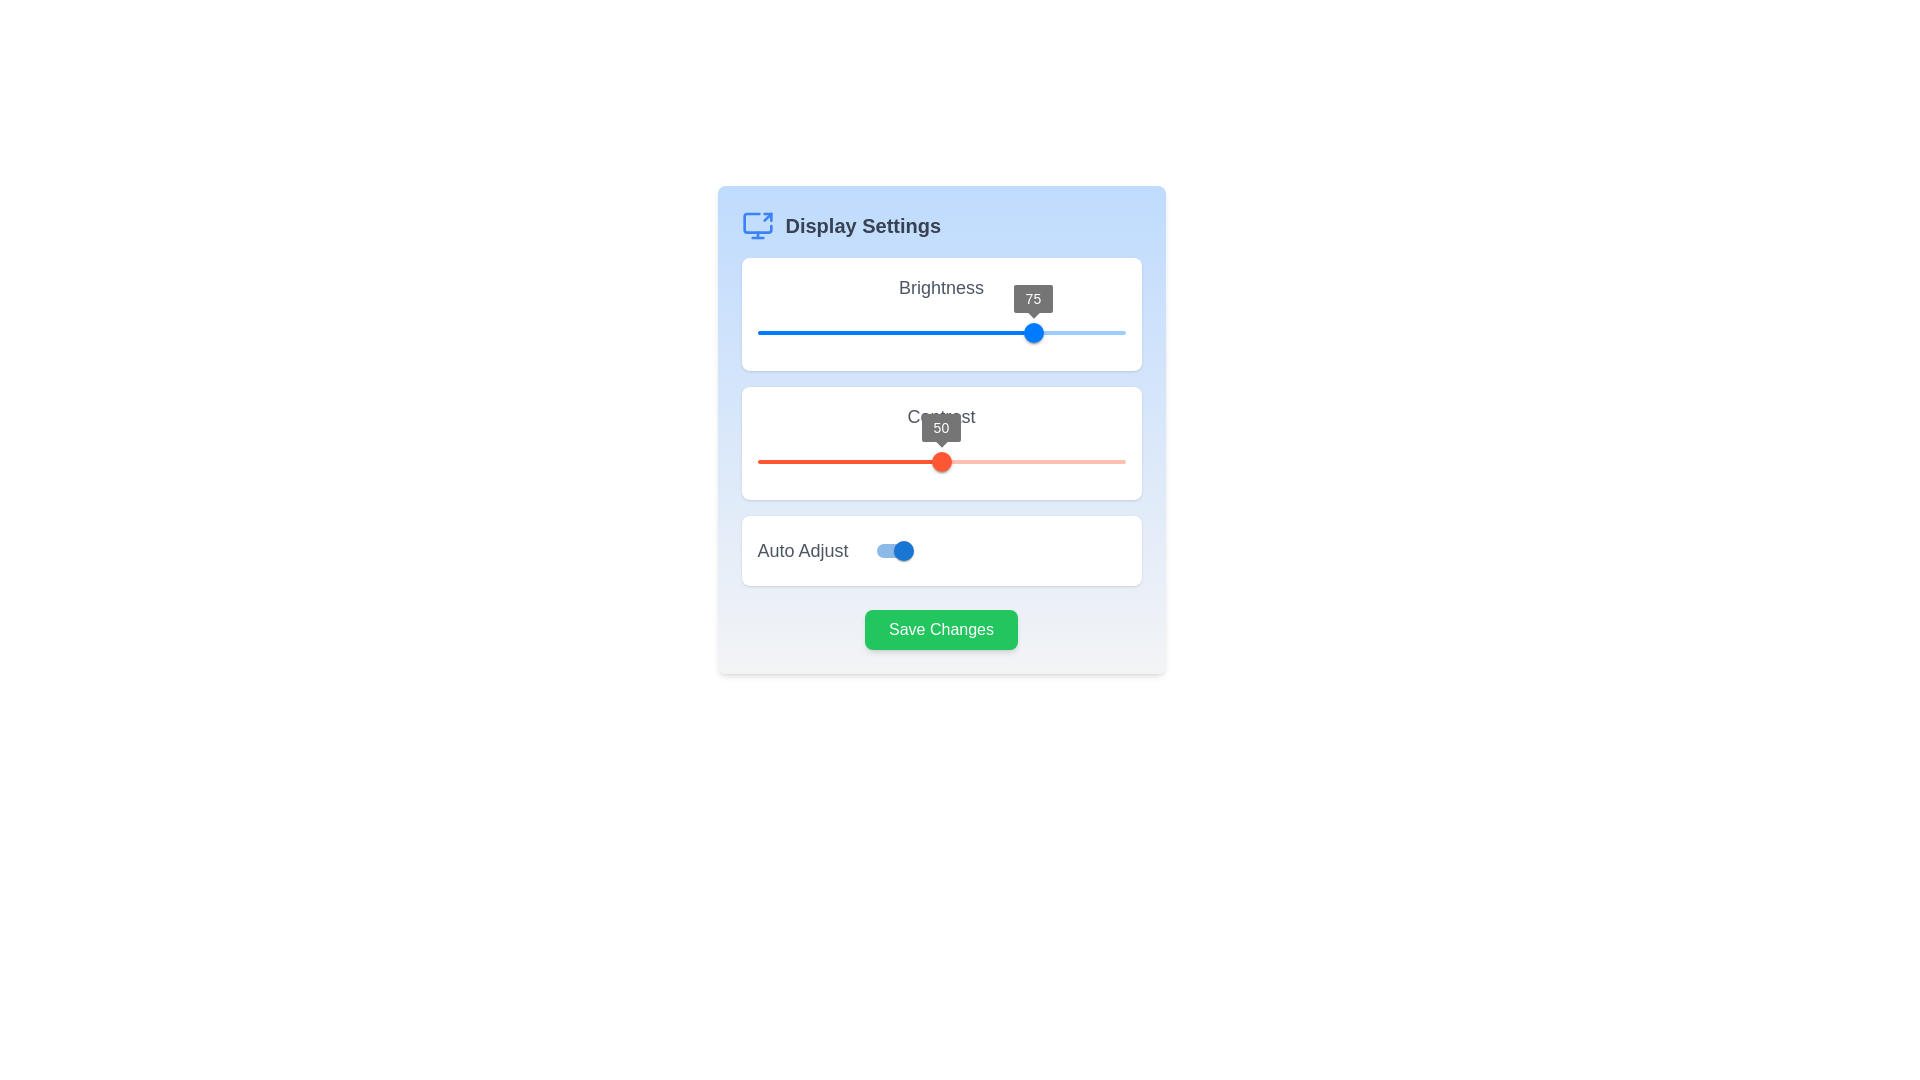  What do you see at coordinates (816, 331) in the screenshot?
I see `the brightness slider` at bounding box center [816, 331].